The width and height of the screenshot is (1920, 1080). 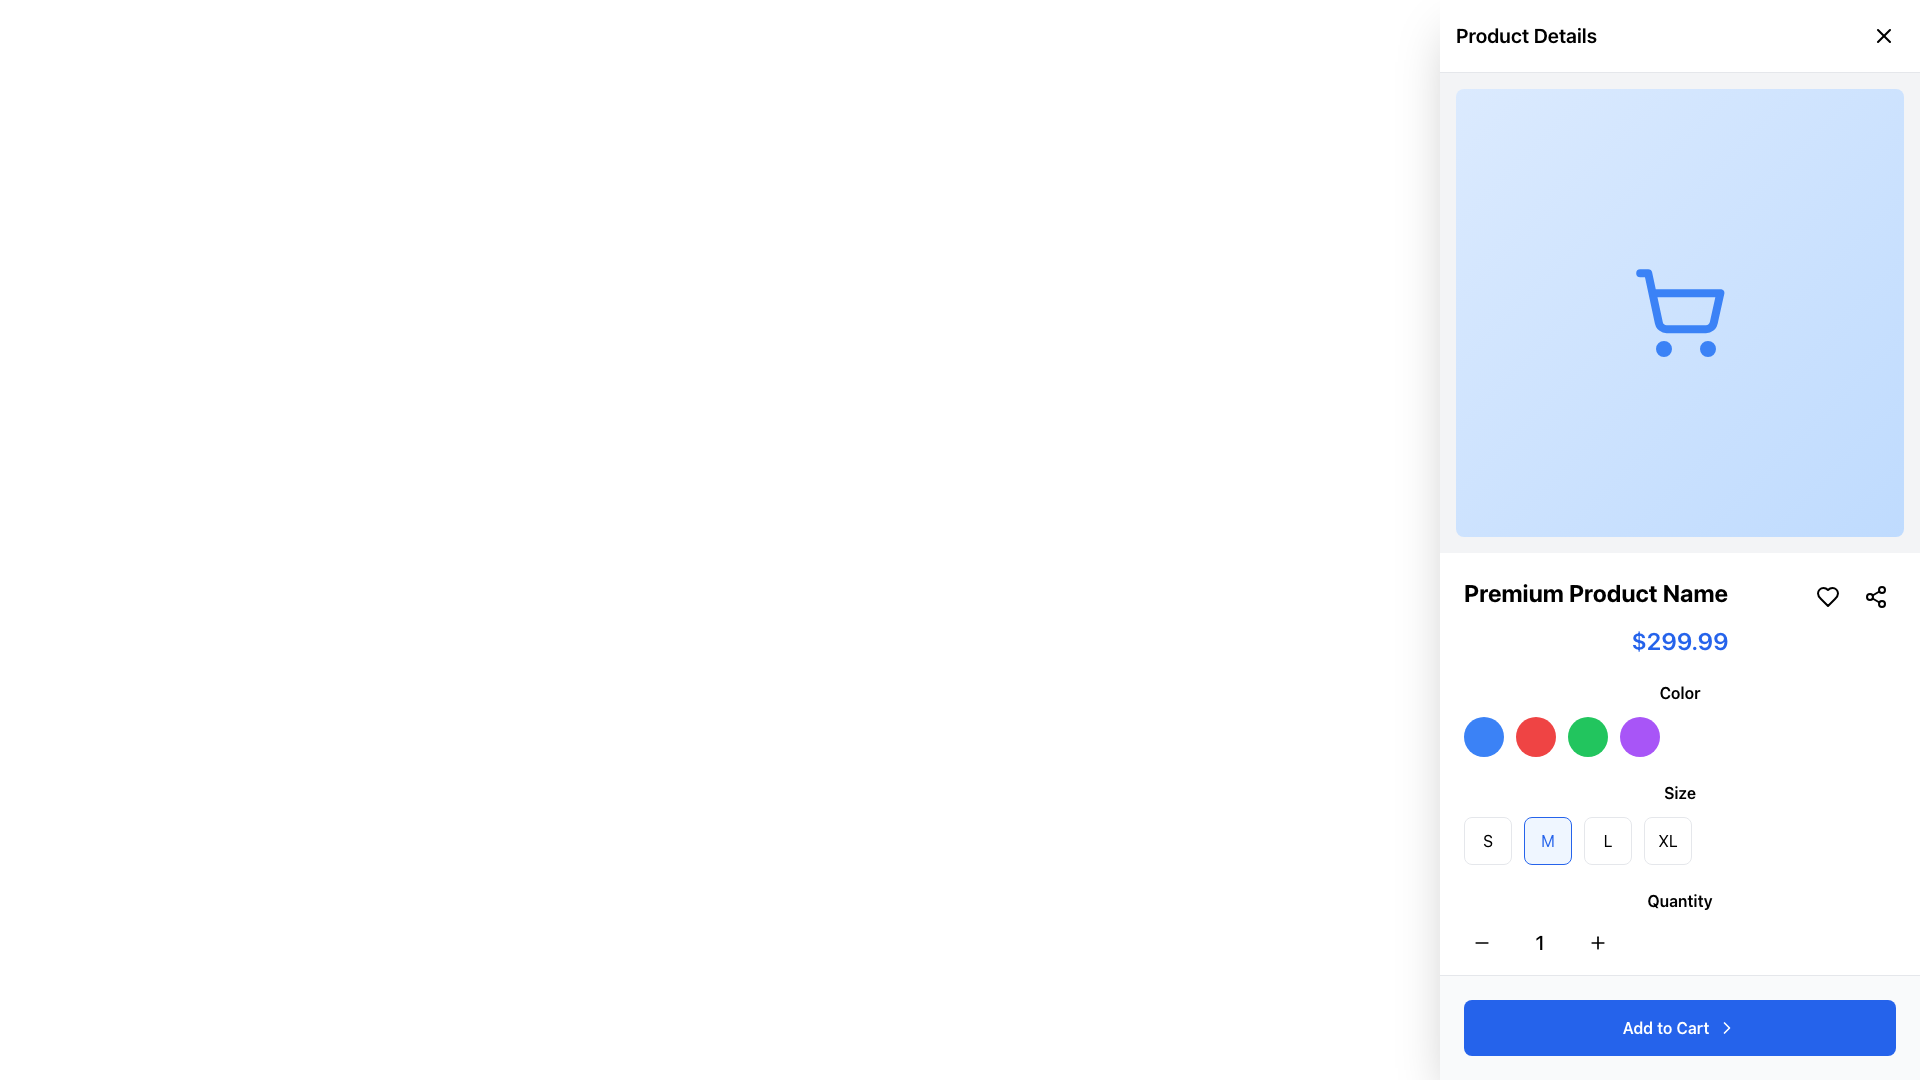 I want to click on the heart-shaped button with a black outline, so click(x=1828, y=596).